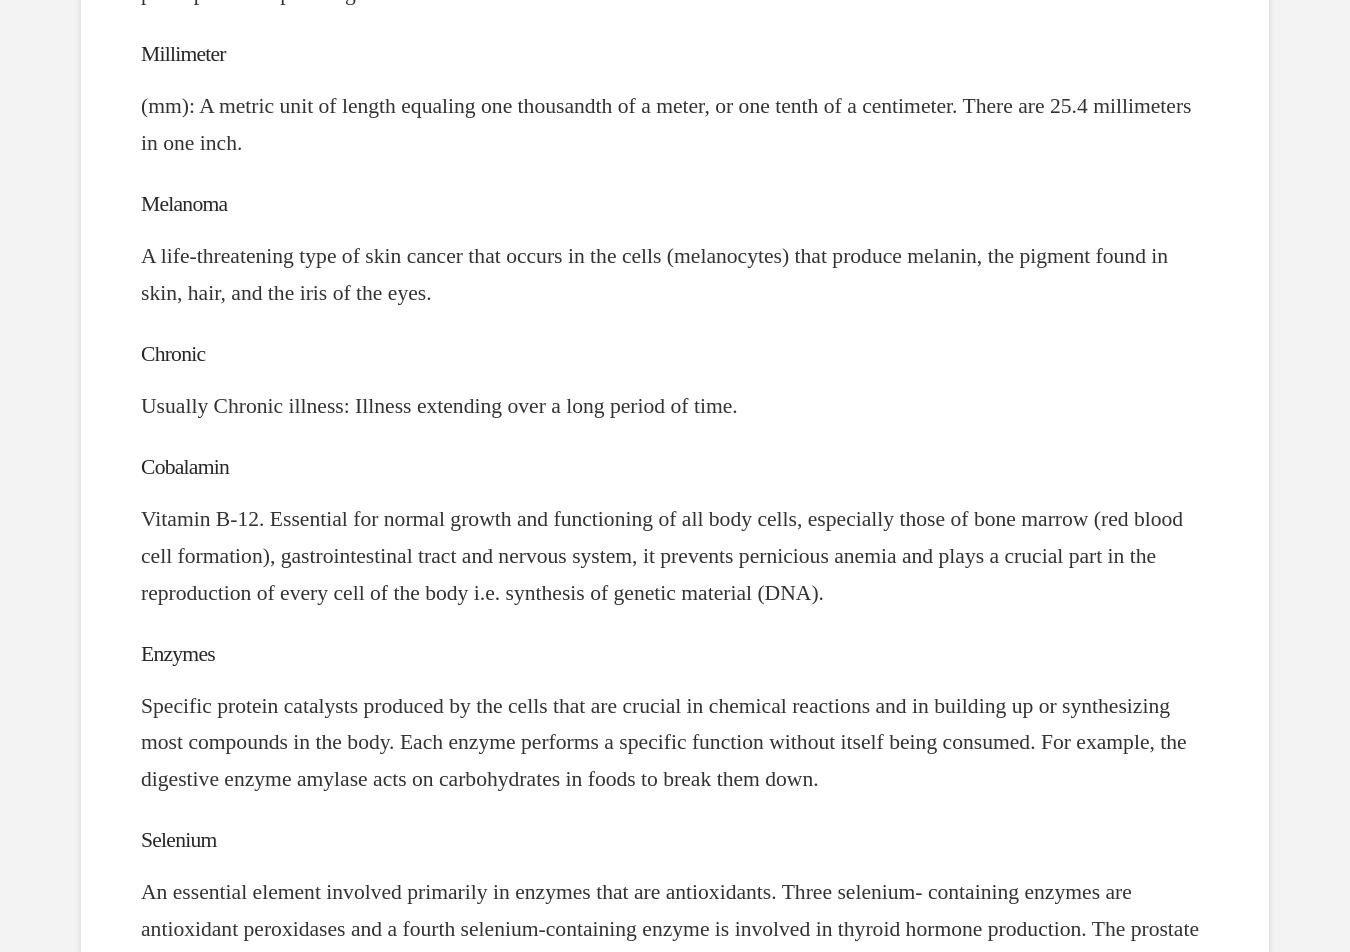 The image size is (1350, 952). Describe the element at coordinates (178, 840) in the screenshot. I see `'Selenium'` at that location.